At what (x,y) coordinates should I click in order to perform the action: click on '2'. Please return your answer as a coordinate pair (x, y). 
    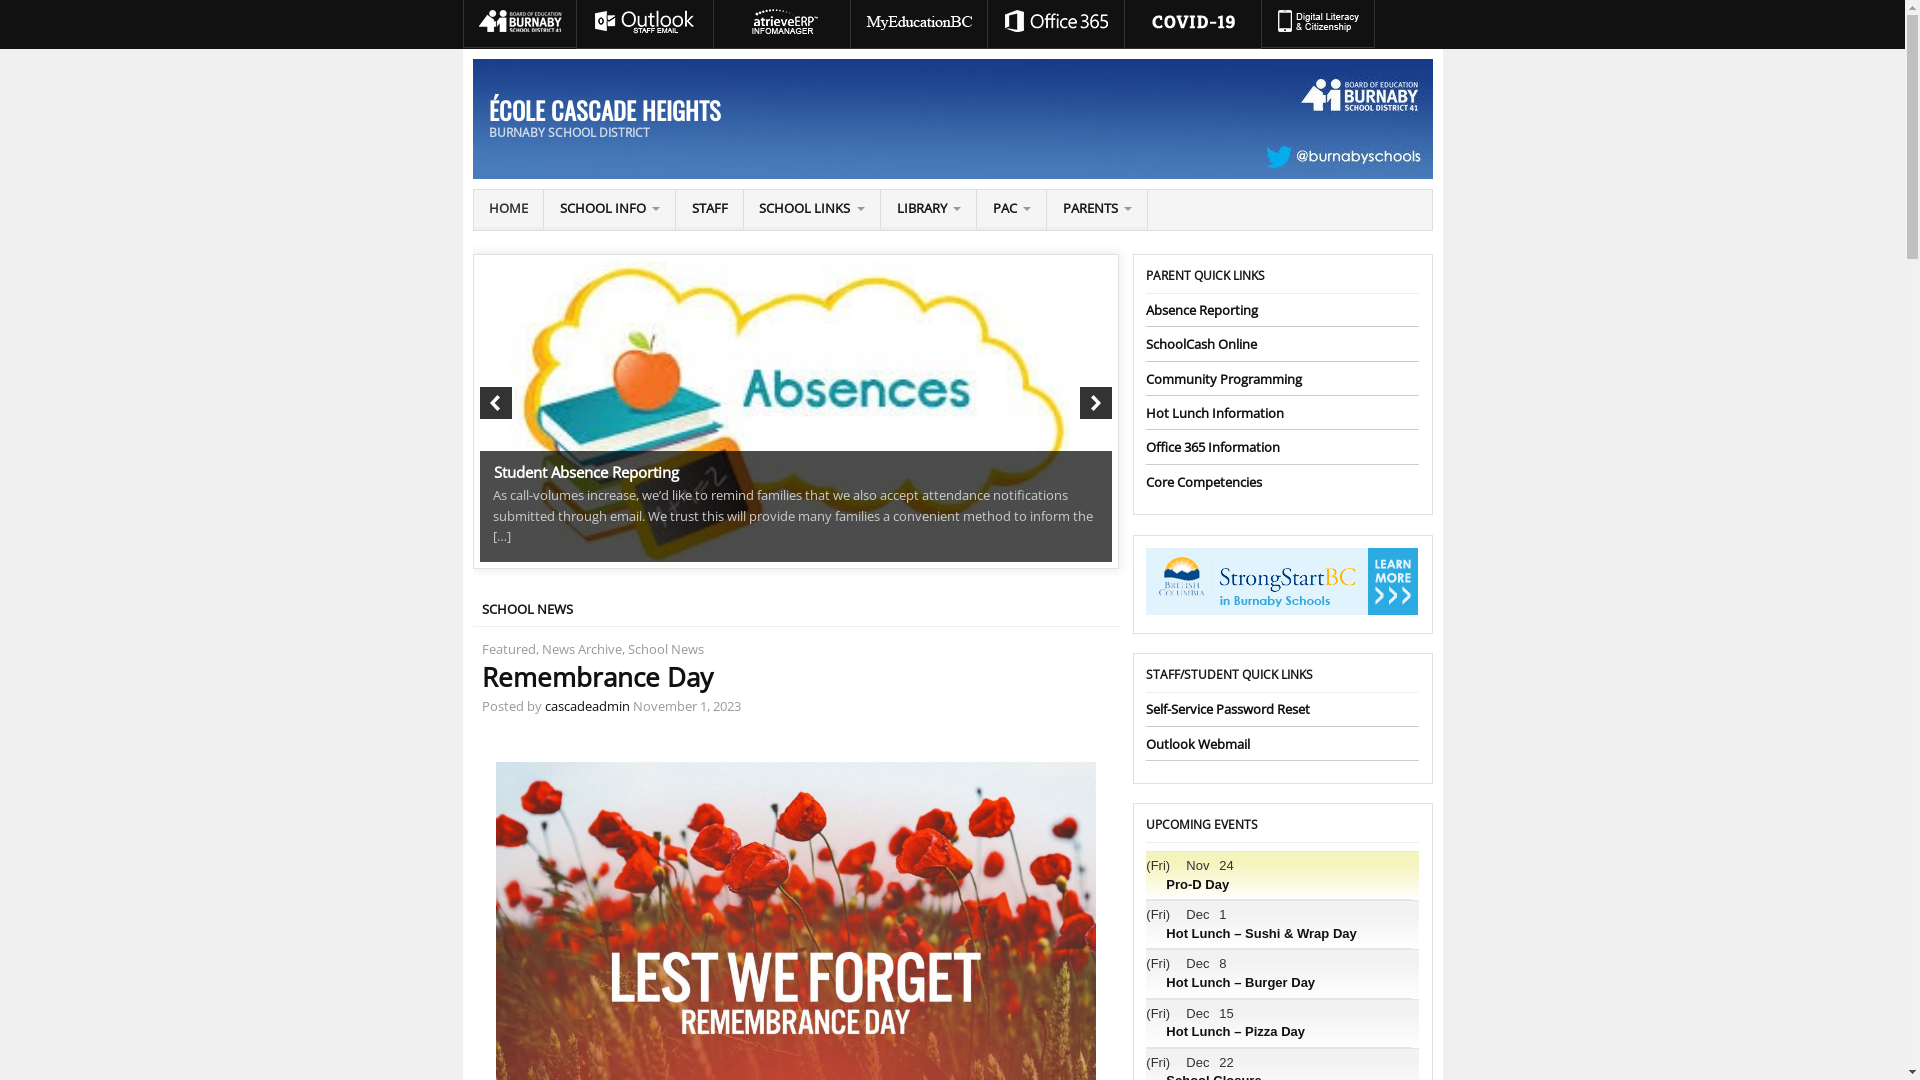
    Looking at the image, I should click on (512, 281).